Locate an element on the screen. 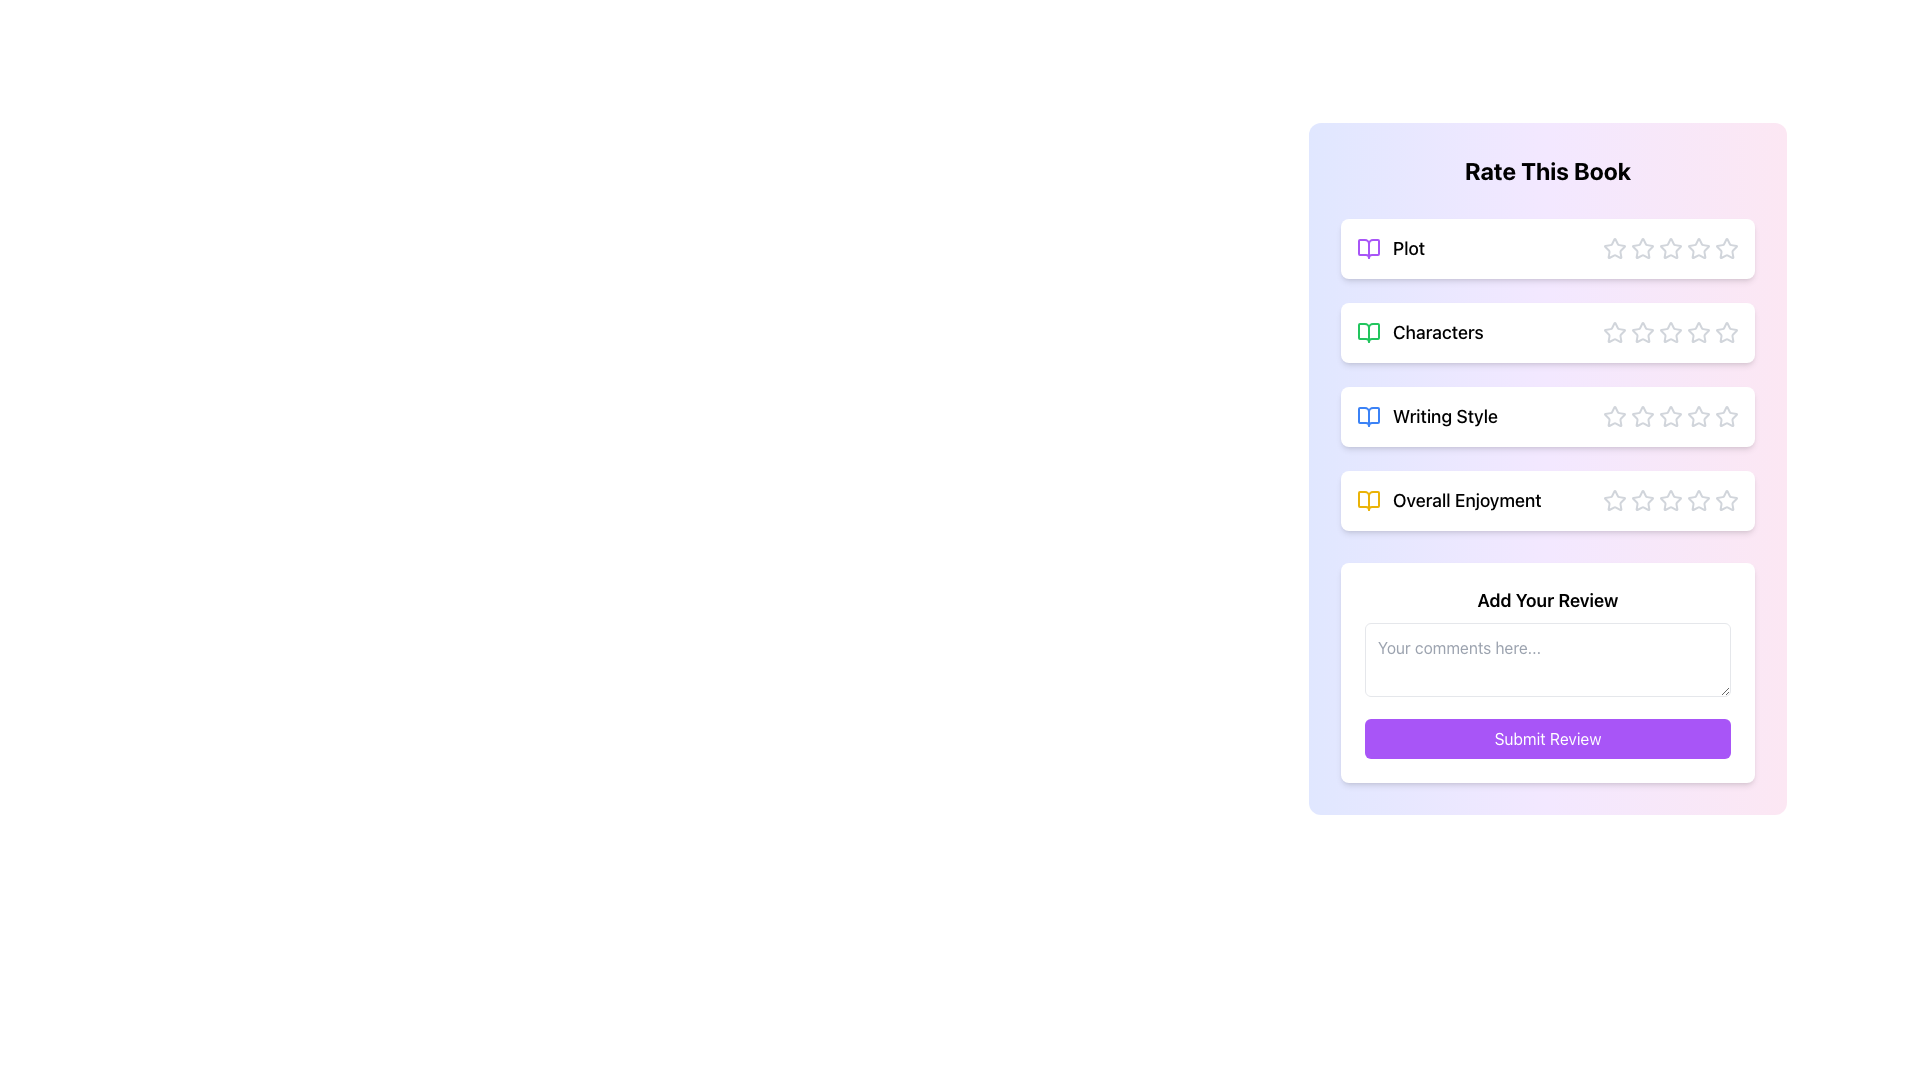 The height and width of the screenshot is (1080, 1920). the first star-shaped rating icon in the overall enjoyment section, which has a hollow interior and a gray outline, located in the fourth row of the five-star rating system is located at coordinates (1614, 499).